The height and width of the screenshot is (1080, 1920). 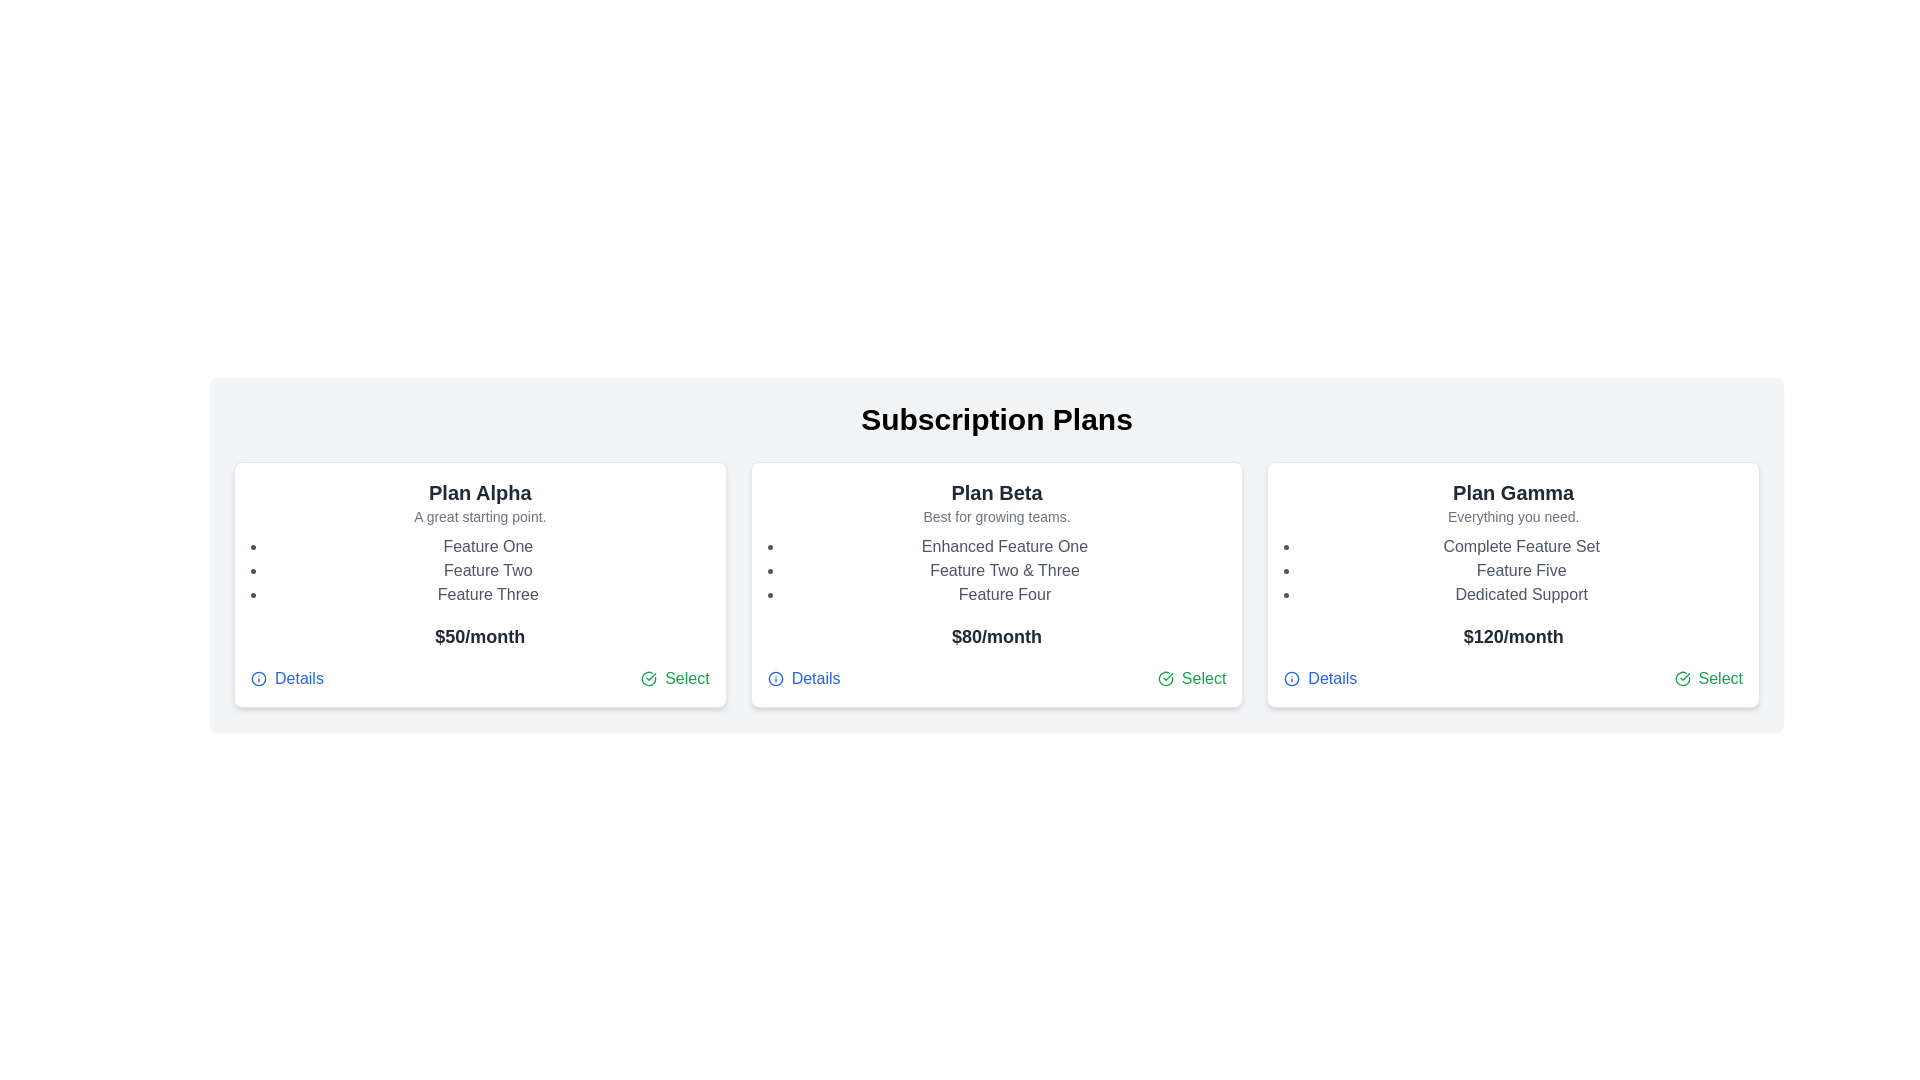 I want to click on the Text List that lists the features included in the 'Plan Gamma' subscription plan, located below the subheader text 'Everything you need.', so click(x=1520, y=570).